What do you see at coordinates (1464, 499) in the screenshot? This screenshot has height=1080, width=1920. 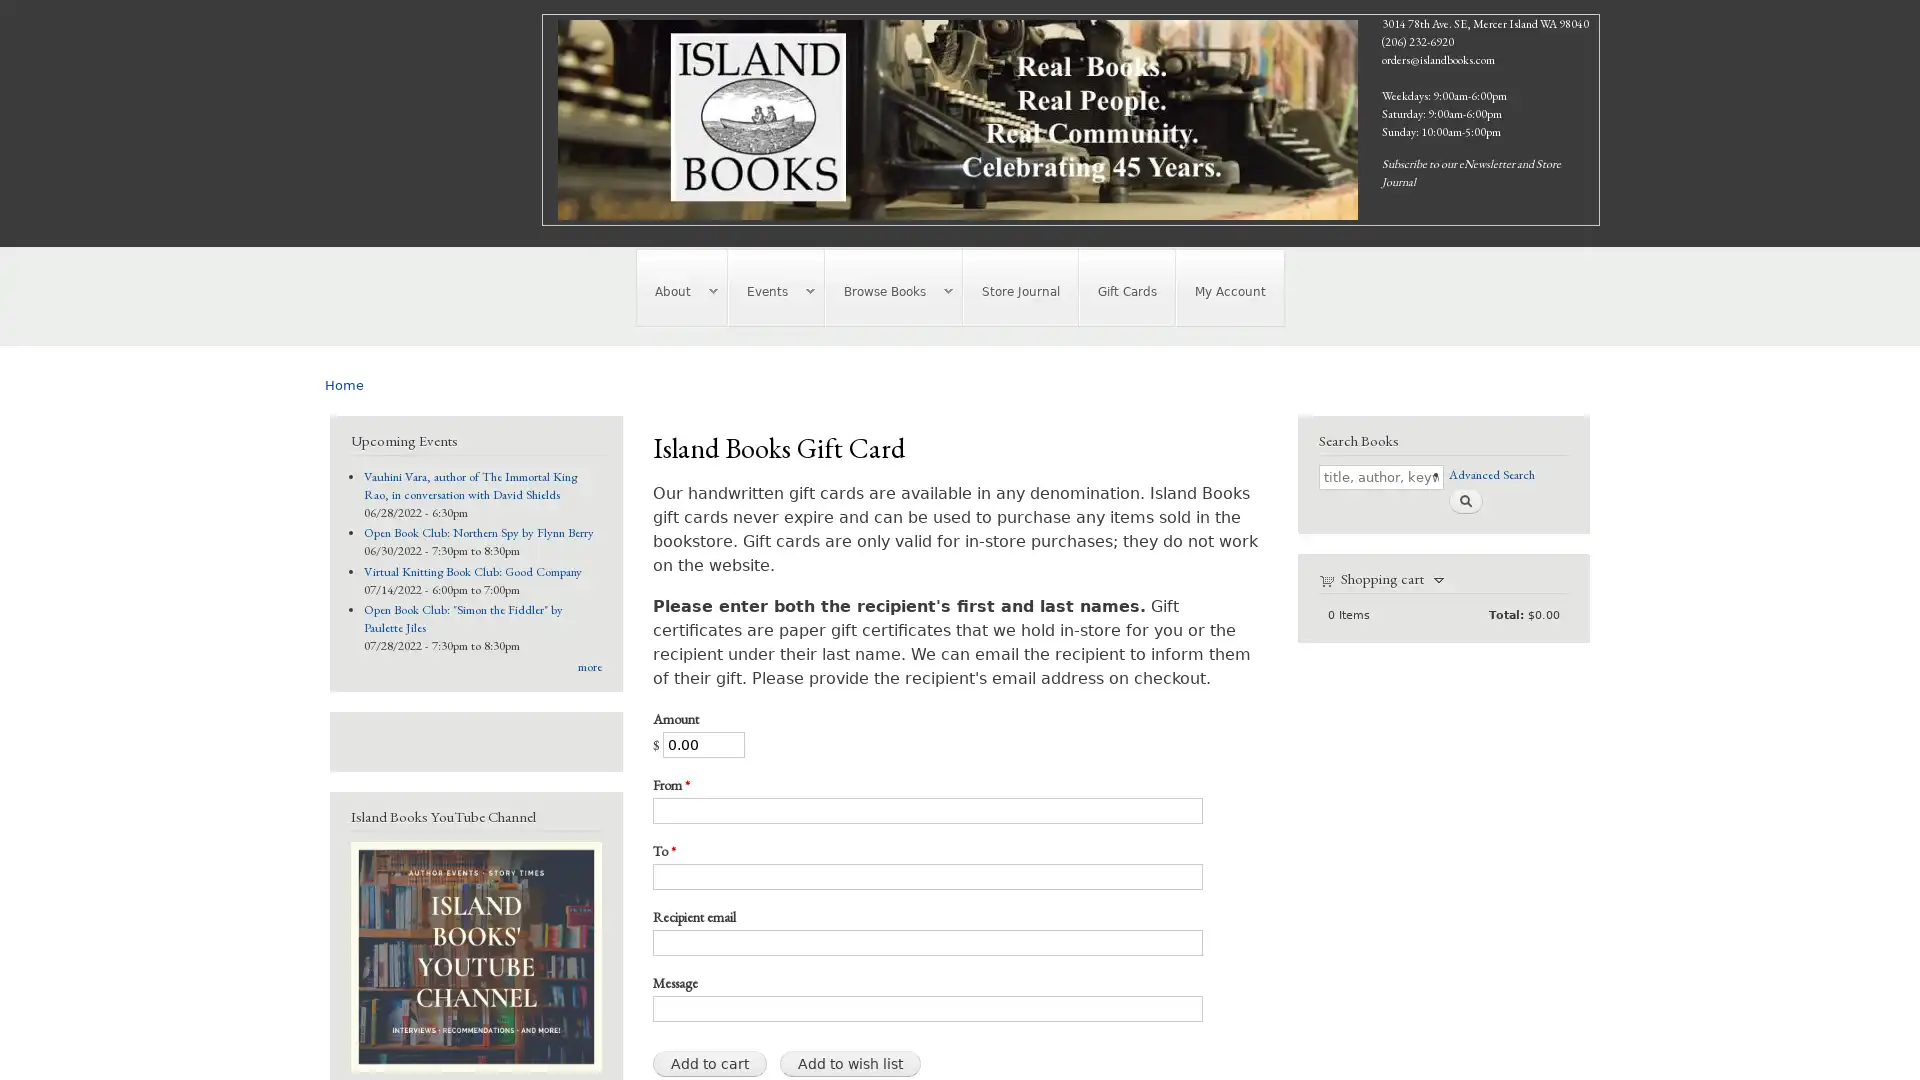 I see `Search` at bounding box center [1464, 499].